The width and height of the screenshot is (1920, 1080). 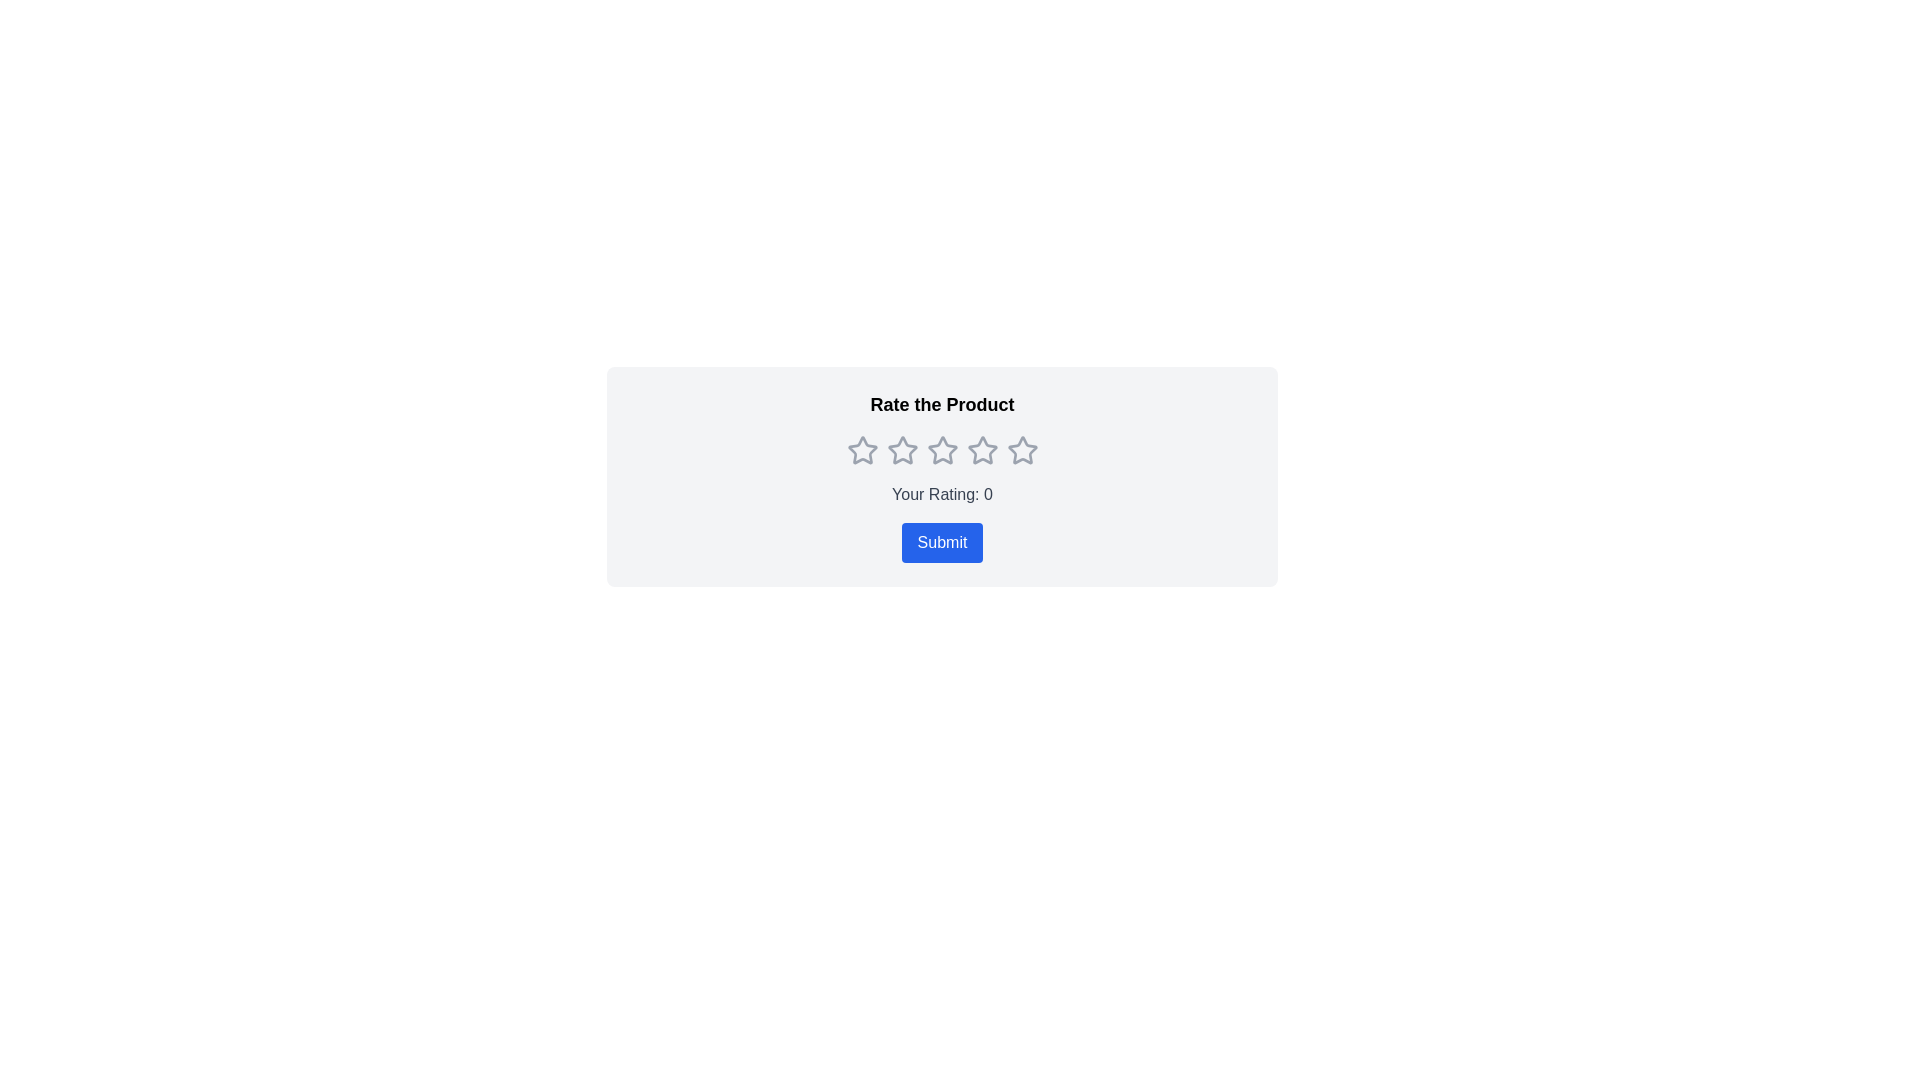 What do you see at coordinates (862, 450) in the screenshot?
I see `the first hollow star icon in the horizontal row beneath the 'Rate the Product' label` at bounding box center [862, 450].